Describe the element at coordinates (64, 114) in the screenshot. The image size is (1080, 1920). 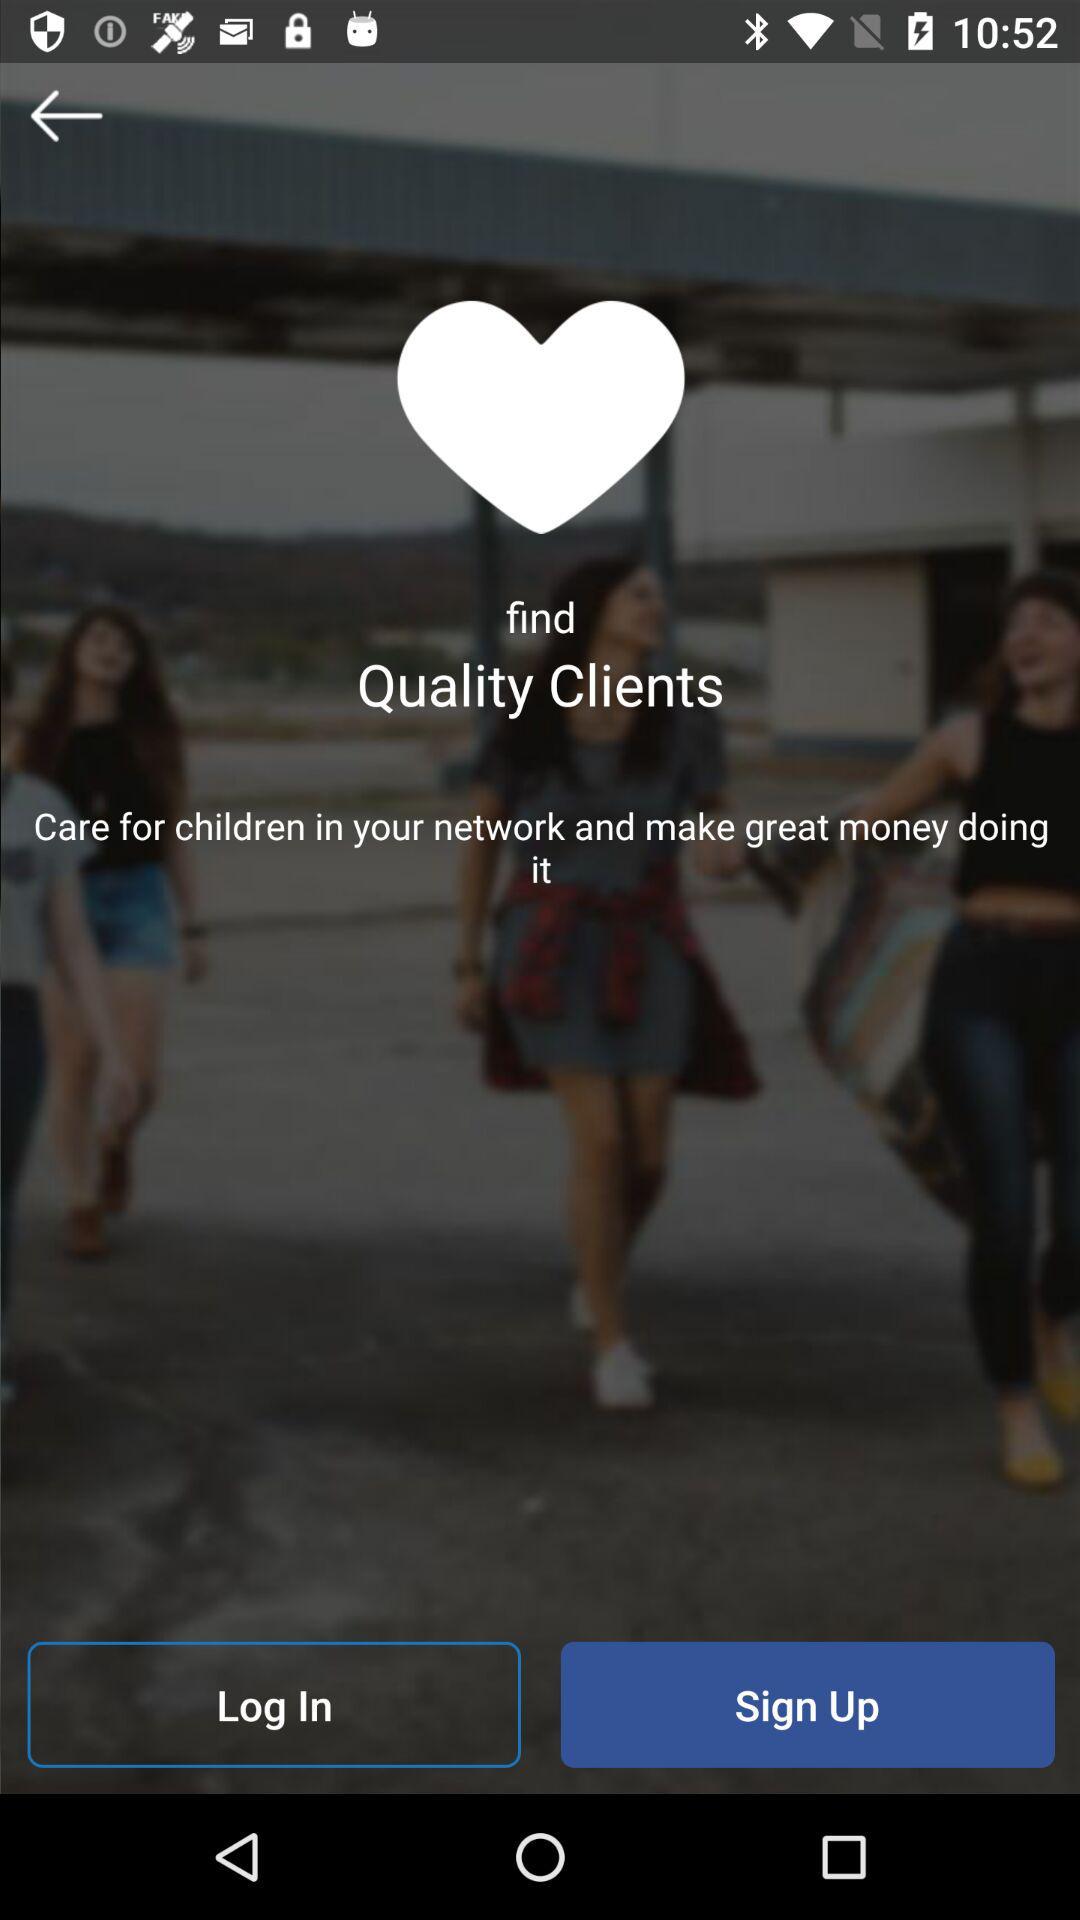
I see `previous` at that location.